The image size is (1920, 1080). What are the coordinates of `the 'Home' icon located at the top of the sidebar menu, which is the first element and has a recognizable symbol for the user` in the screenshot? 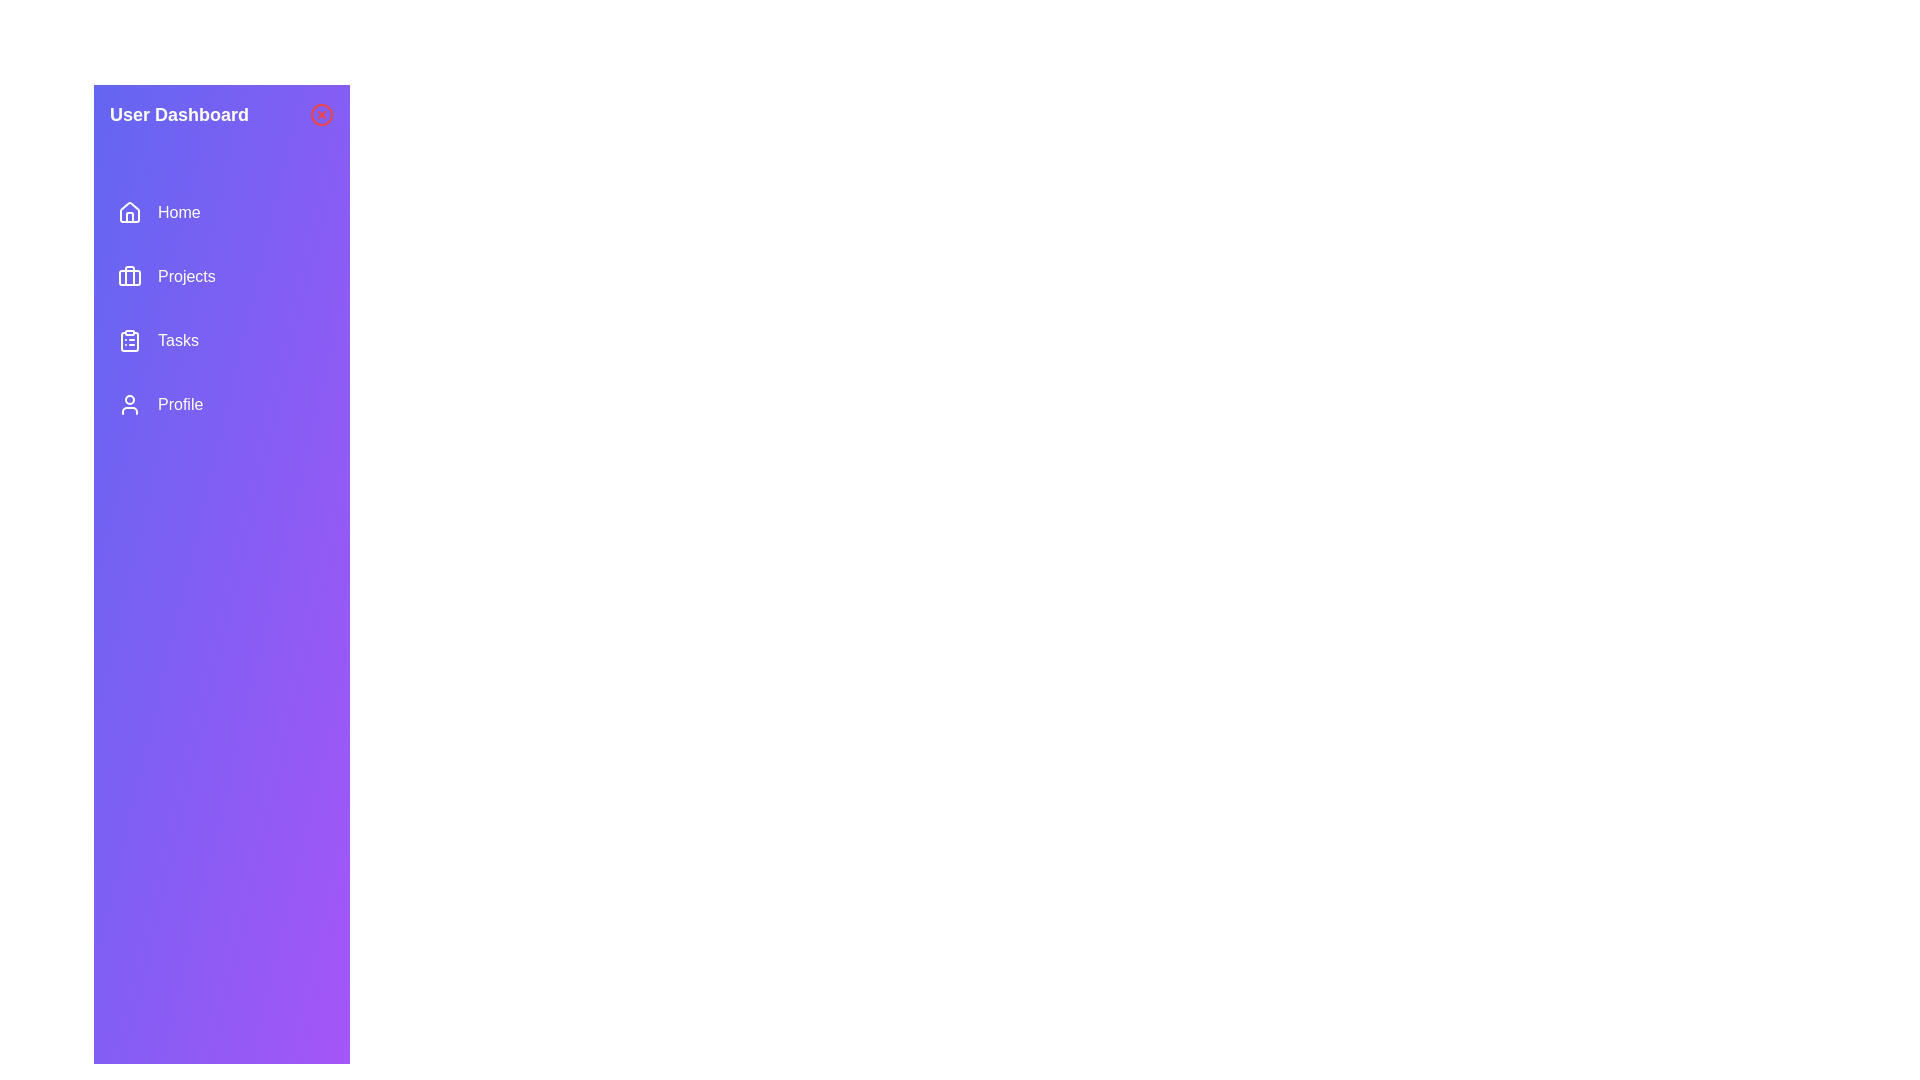 It's located at (128, 212).